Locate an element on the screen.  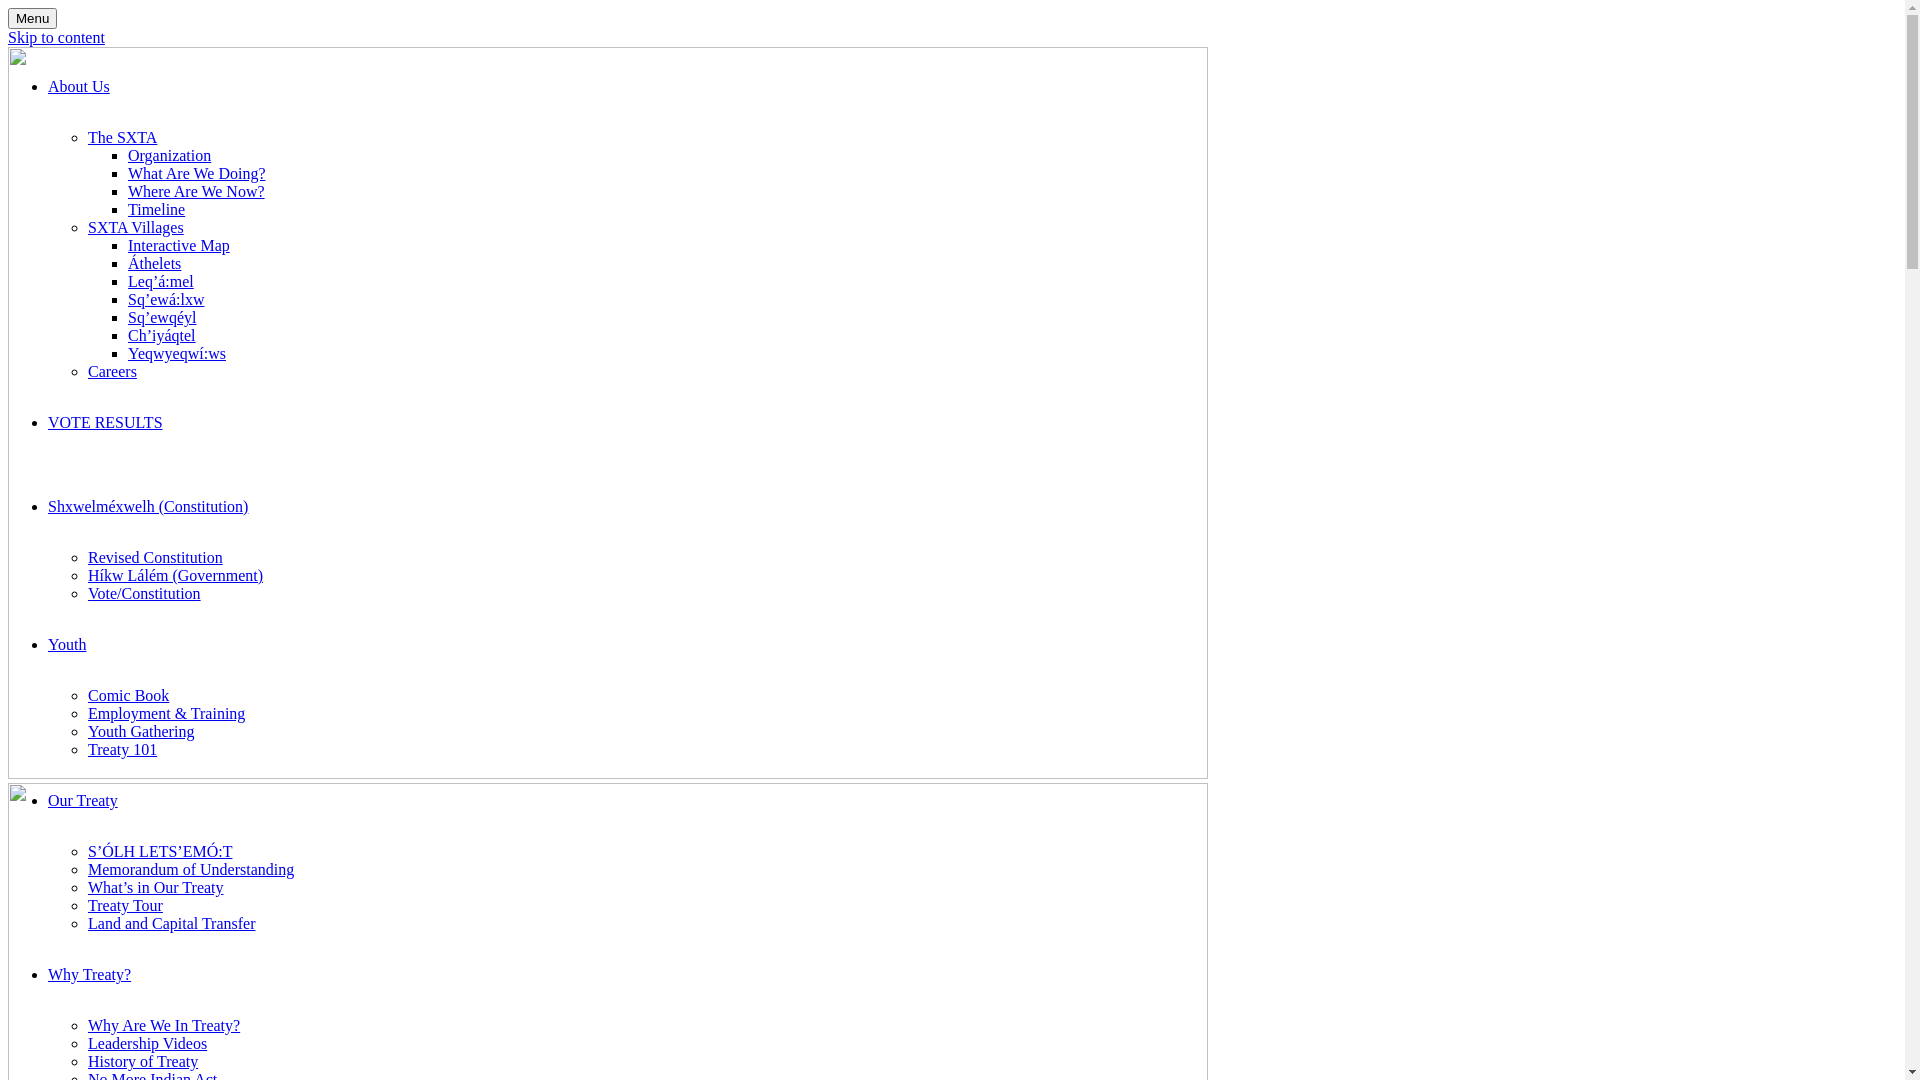
'Why Treaty?' is located at coordinates (88, 973).